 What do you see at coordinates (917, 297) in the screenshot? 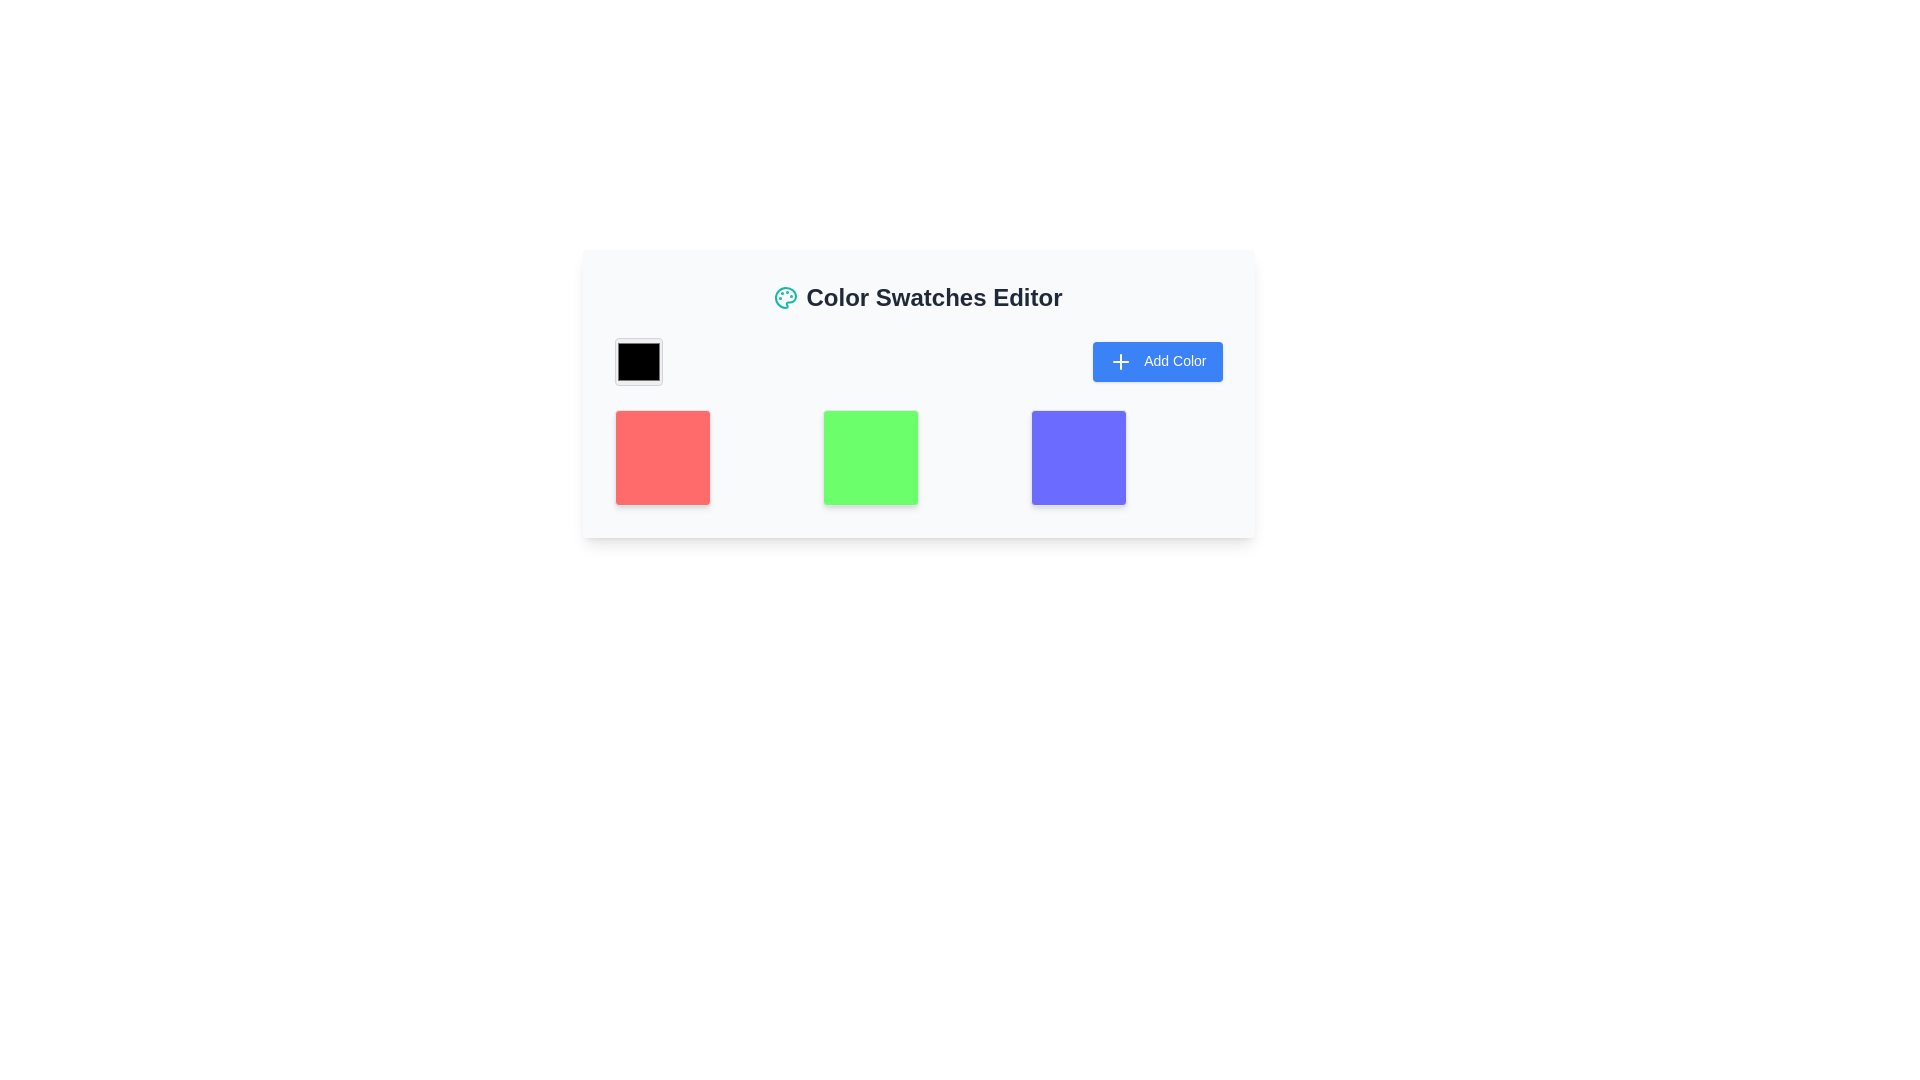
I see `the Header element that serves as a title or heading for the interface, located above the color swatch items and the 'Add Color' button` at bounding box center [917, 297].